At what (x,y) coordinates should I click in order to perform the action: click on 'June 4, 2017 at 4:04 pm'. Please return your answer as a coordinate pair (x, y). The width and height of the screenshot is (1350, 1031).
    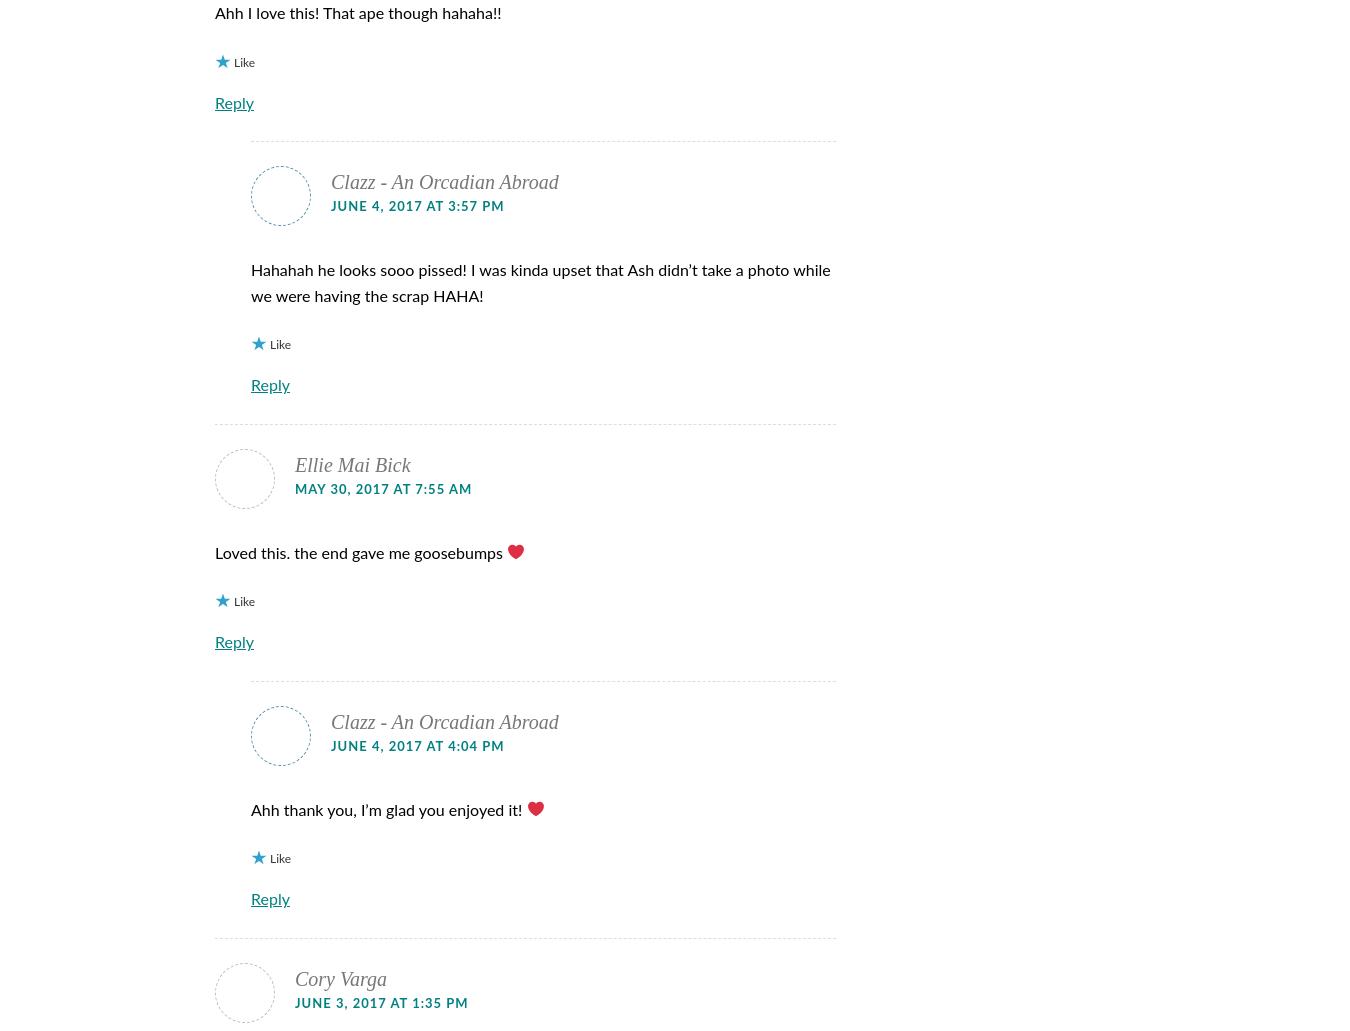
    Looking at the image, I should click on (417, 745).